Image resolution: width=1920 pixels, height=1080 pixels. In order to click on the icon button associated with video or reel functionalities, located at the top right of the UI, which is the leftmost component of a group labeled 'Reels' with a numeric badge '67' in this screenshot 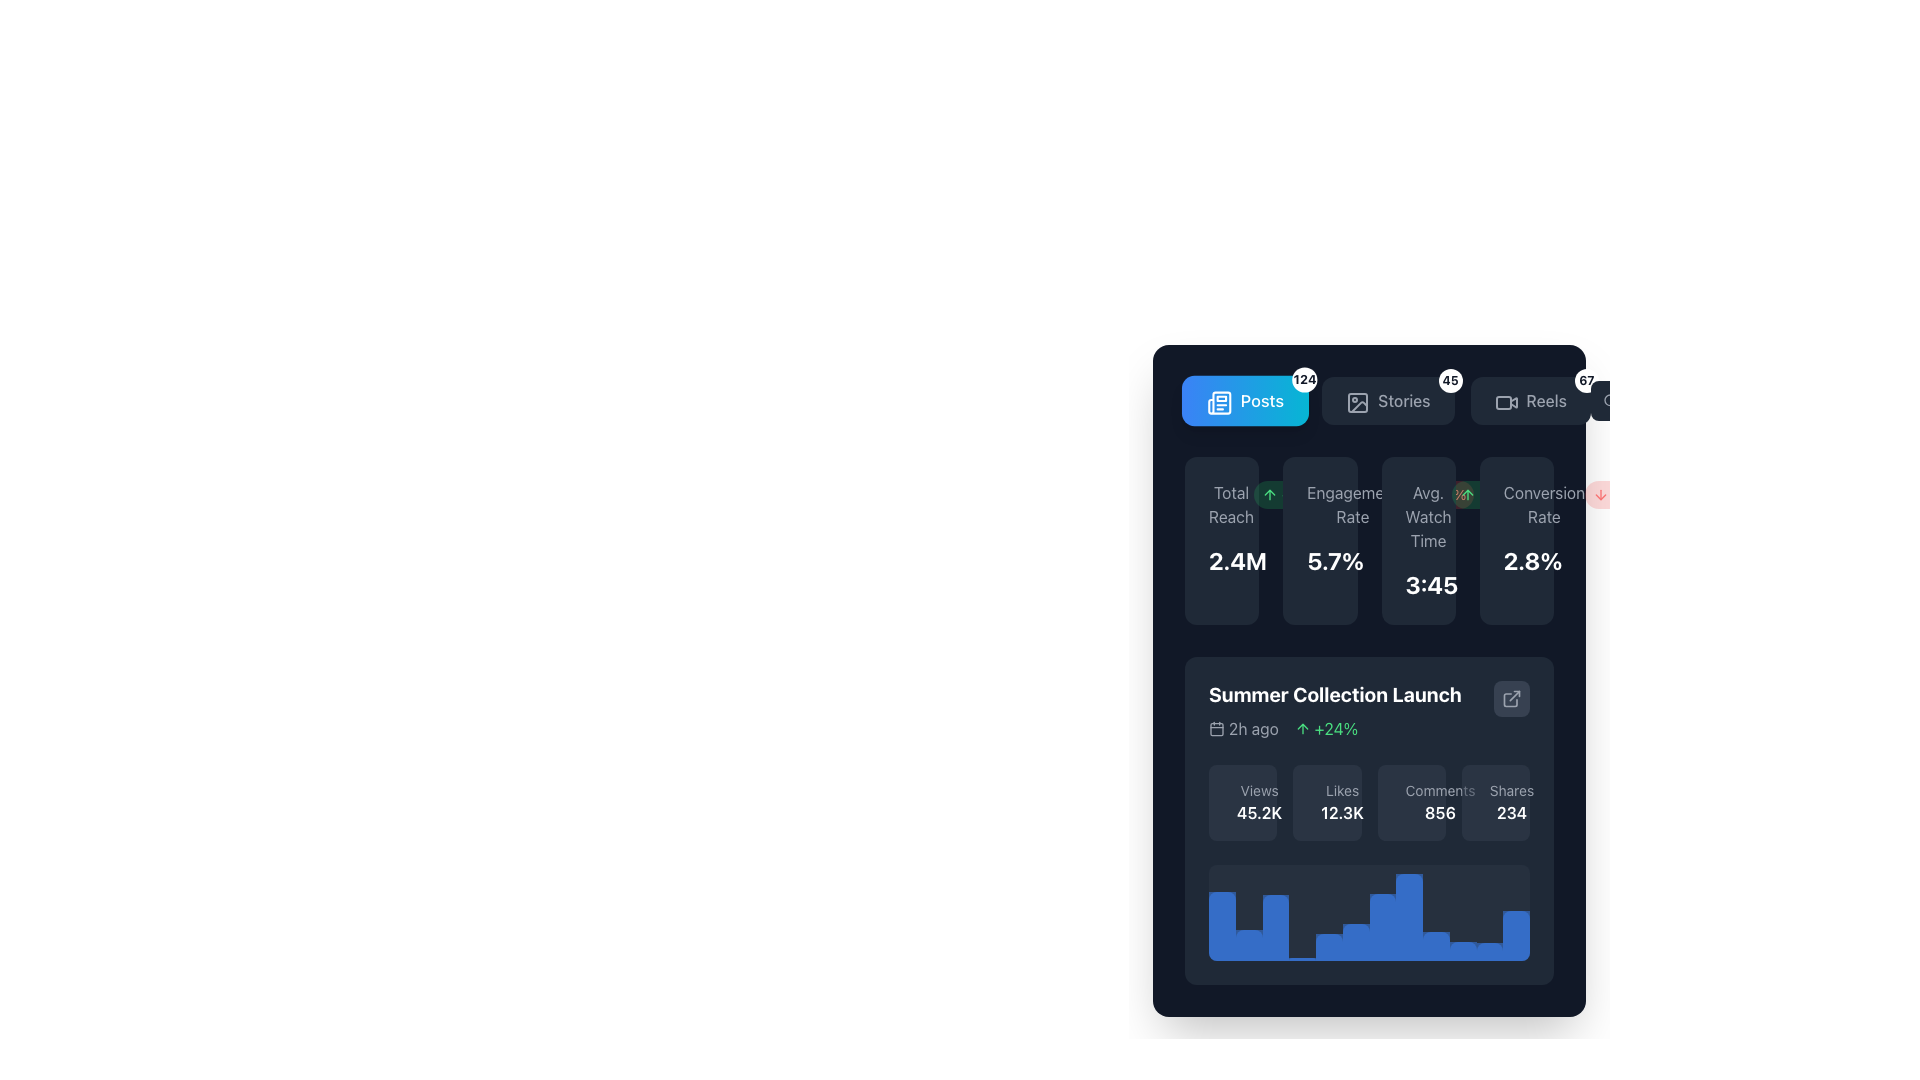, I will do `click(1504, 401)`.